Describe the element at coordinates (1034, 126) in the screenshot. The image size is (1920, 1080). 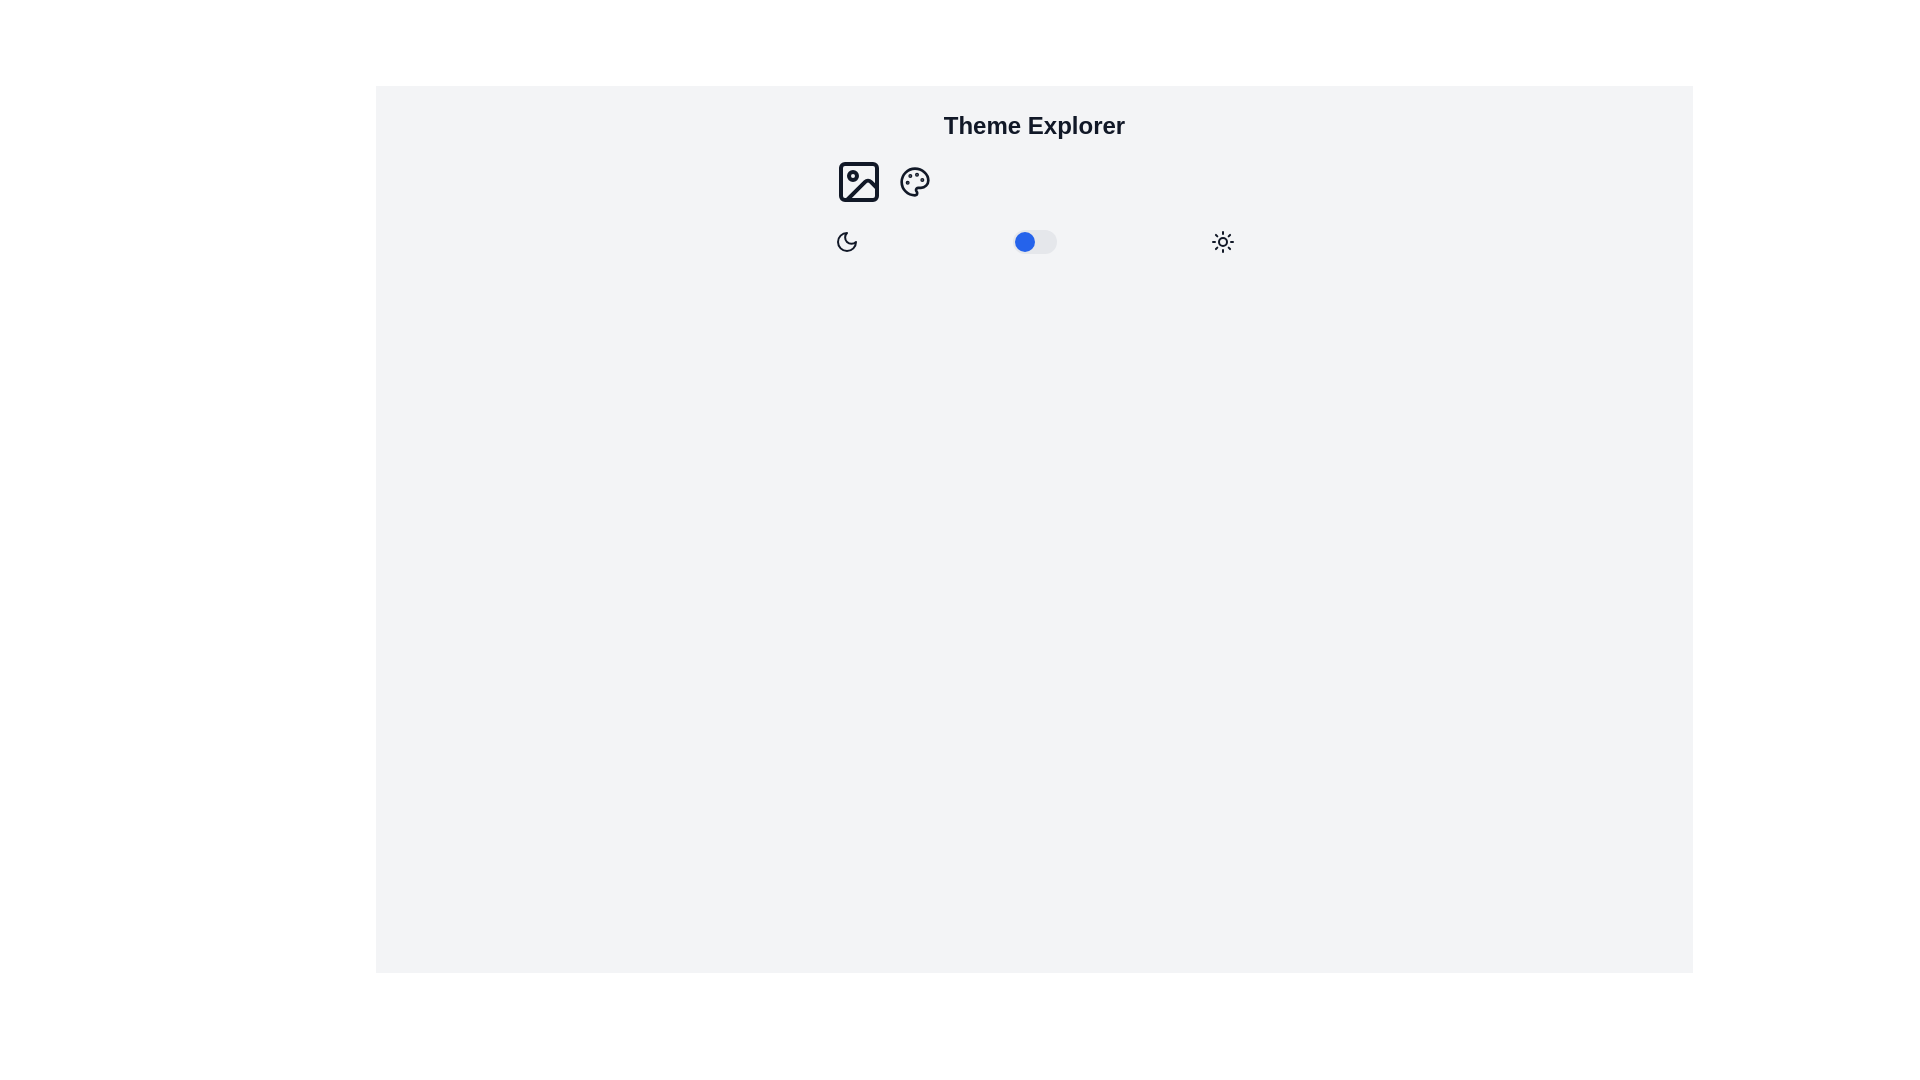
I see `bold and enlarged text label displaying 'Theme Explorer' located at the topmost position of the interface, serving as the main title of the section` at that location.